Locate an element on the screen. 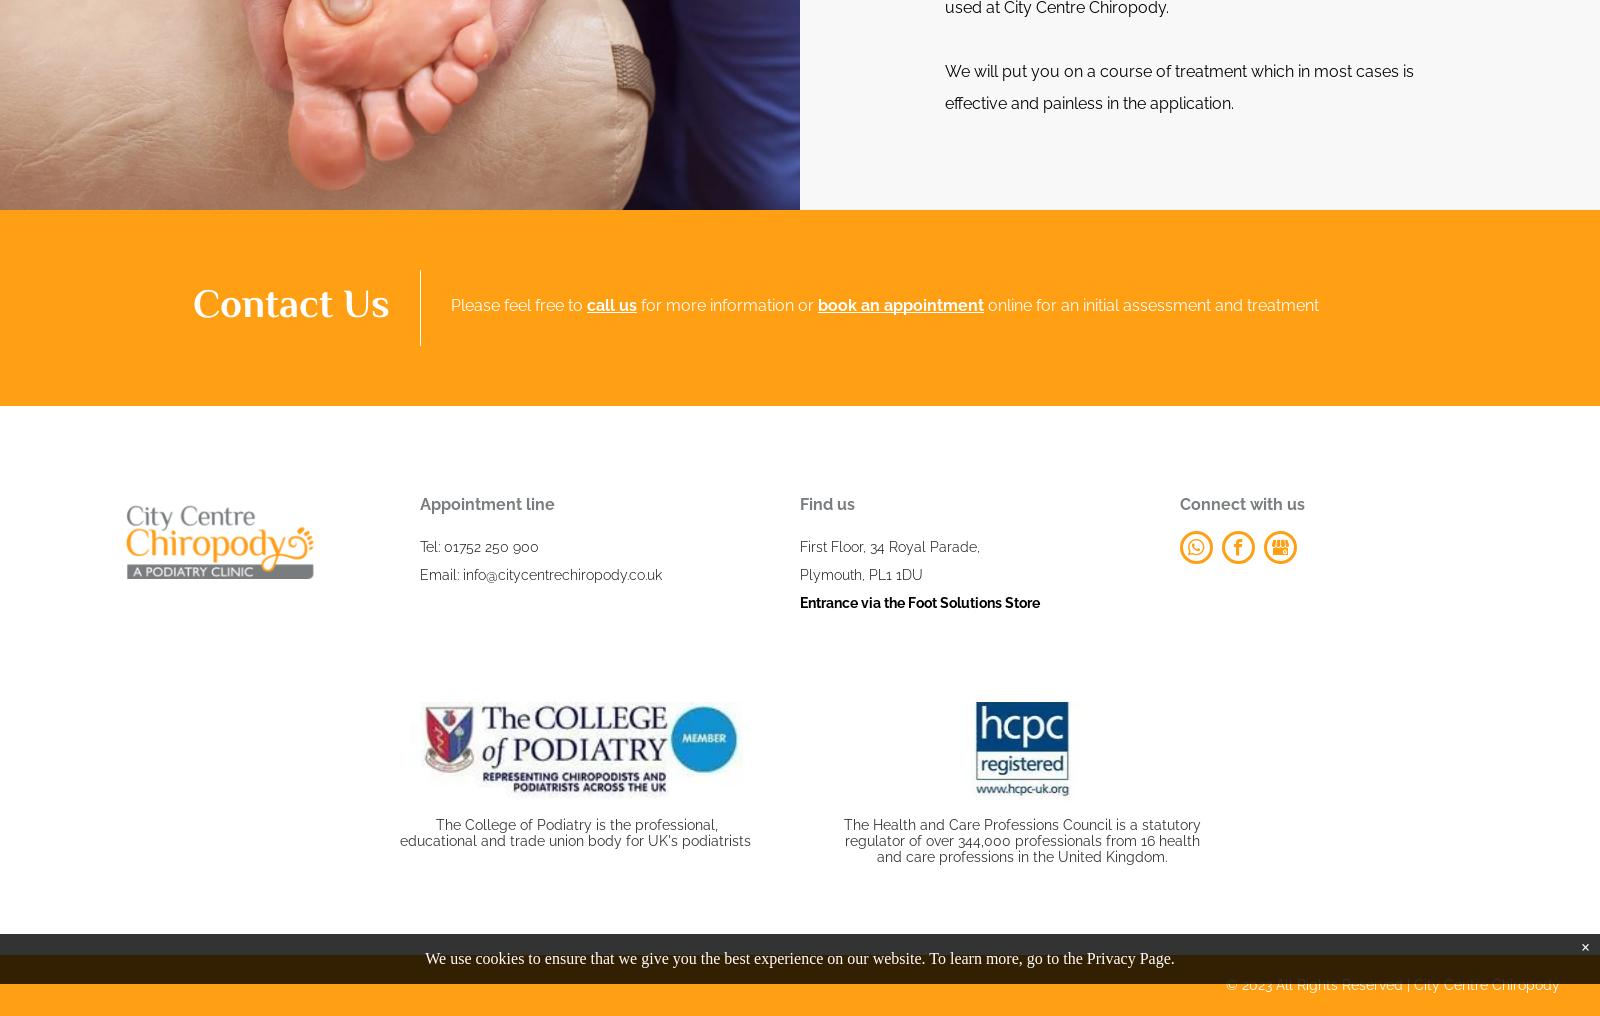 This screenshot has width=1600, height=1016. 'Connect with us' is located at coordinates (1180, 503).